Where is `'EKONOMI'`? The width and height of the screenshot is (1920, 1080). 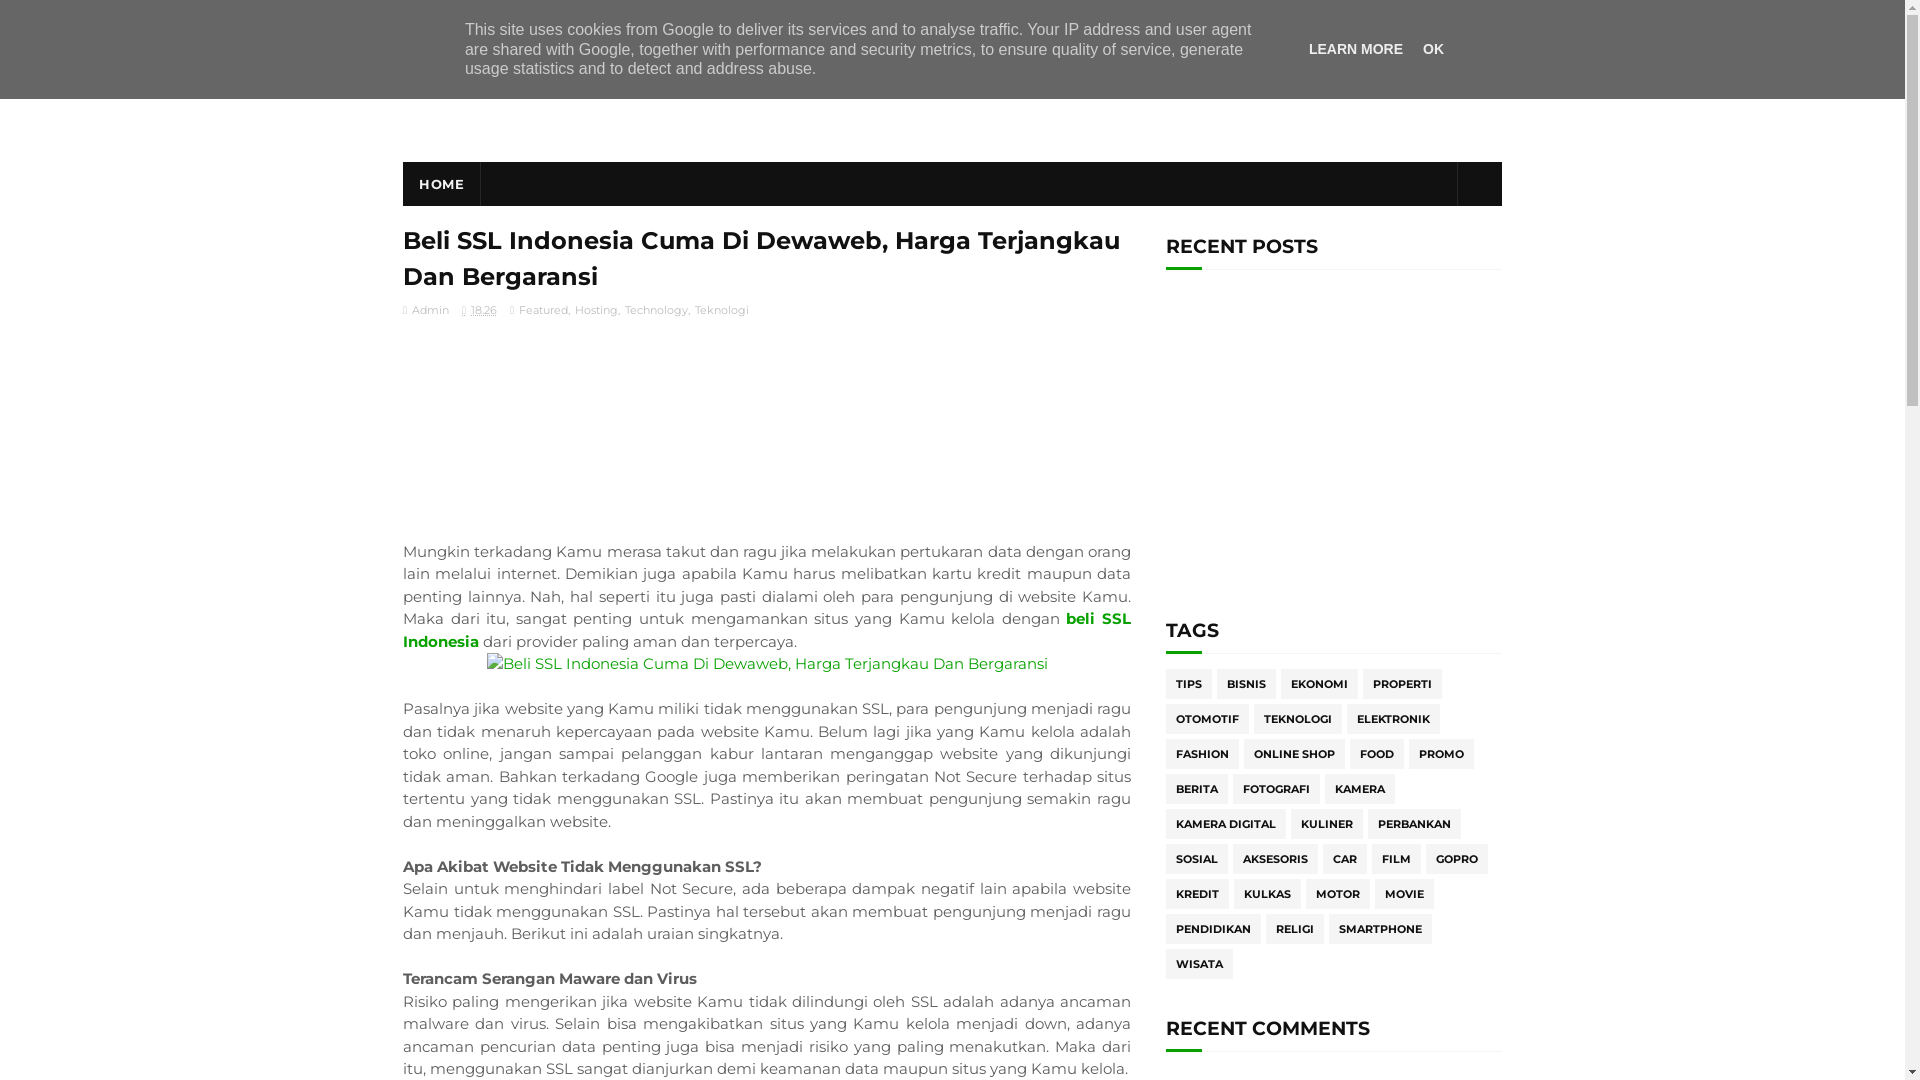
'EKONOMI' is located at coordinates (1319, 682).